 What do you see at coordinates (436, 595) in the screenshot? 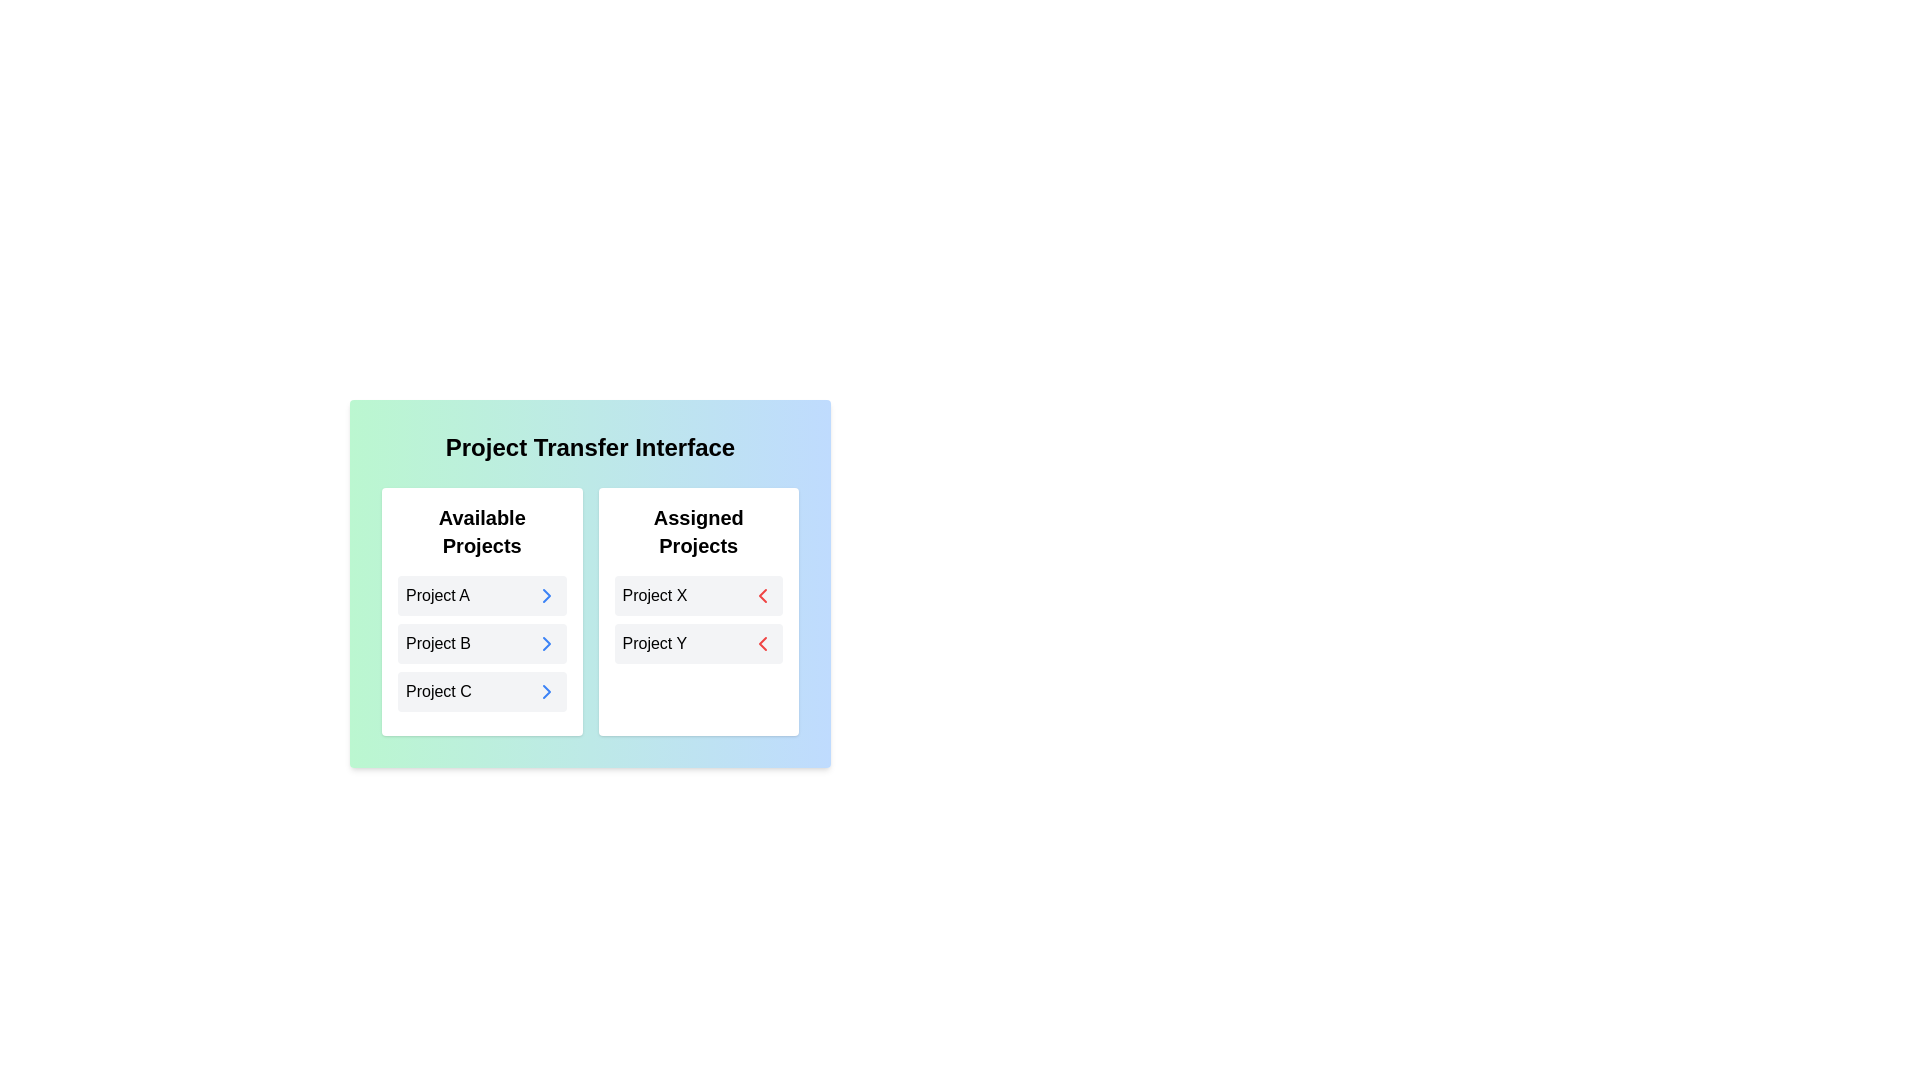
I see `the 'Project A' text label located at the top of the 'Available Projects' panel` at bounding box center [436, 595].